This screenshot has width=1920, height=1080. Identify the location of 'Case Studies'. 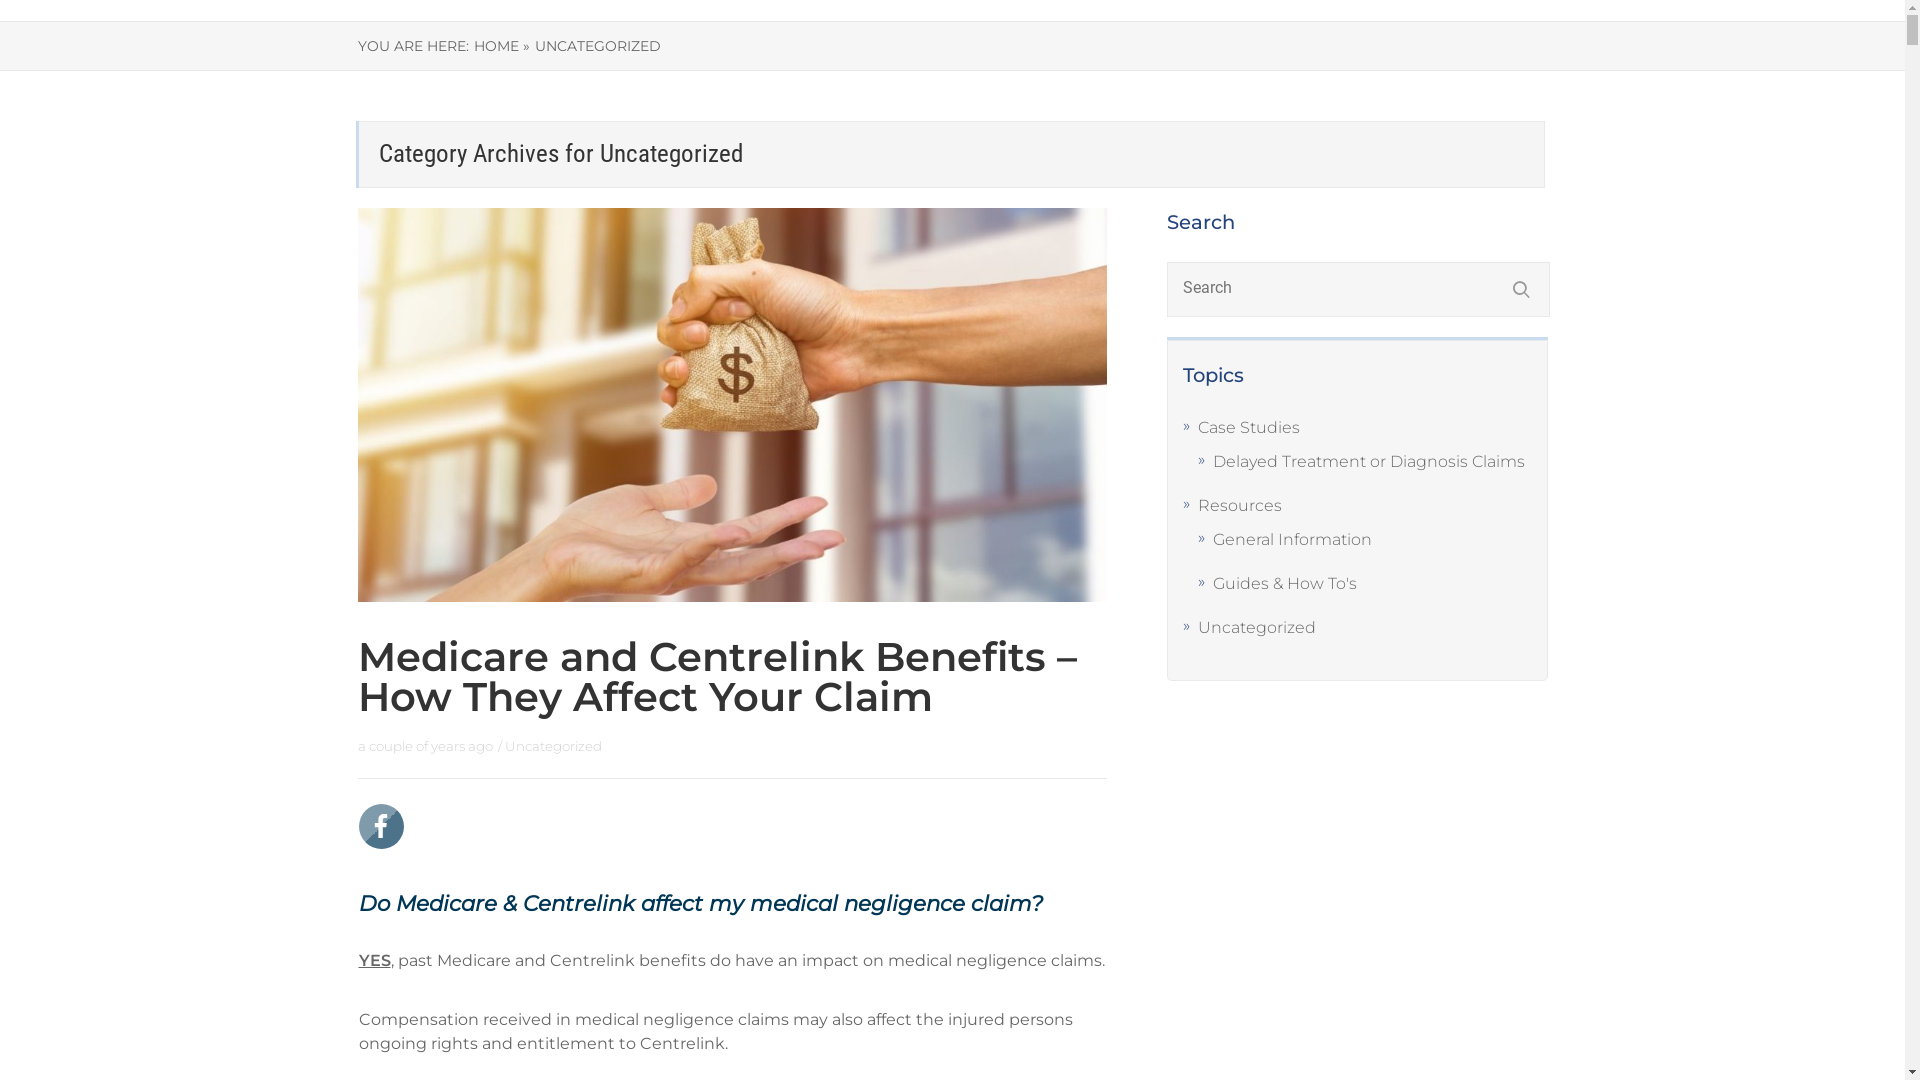
(1198, 426).